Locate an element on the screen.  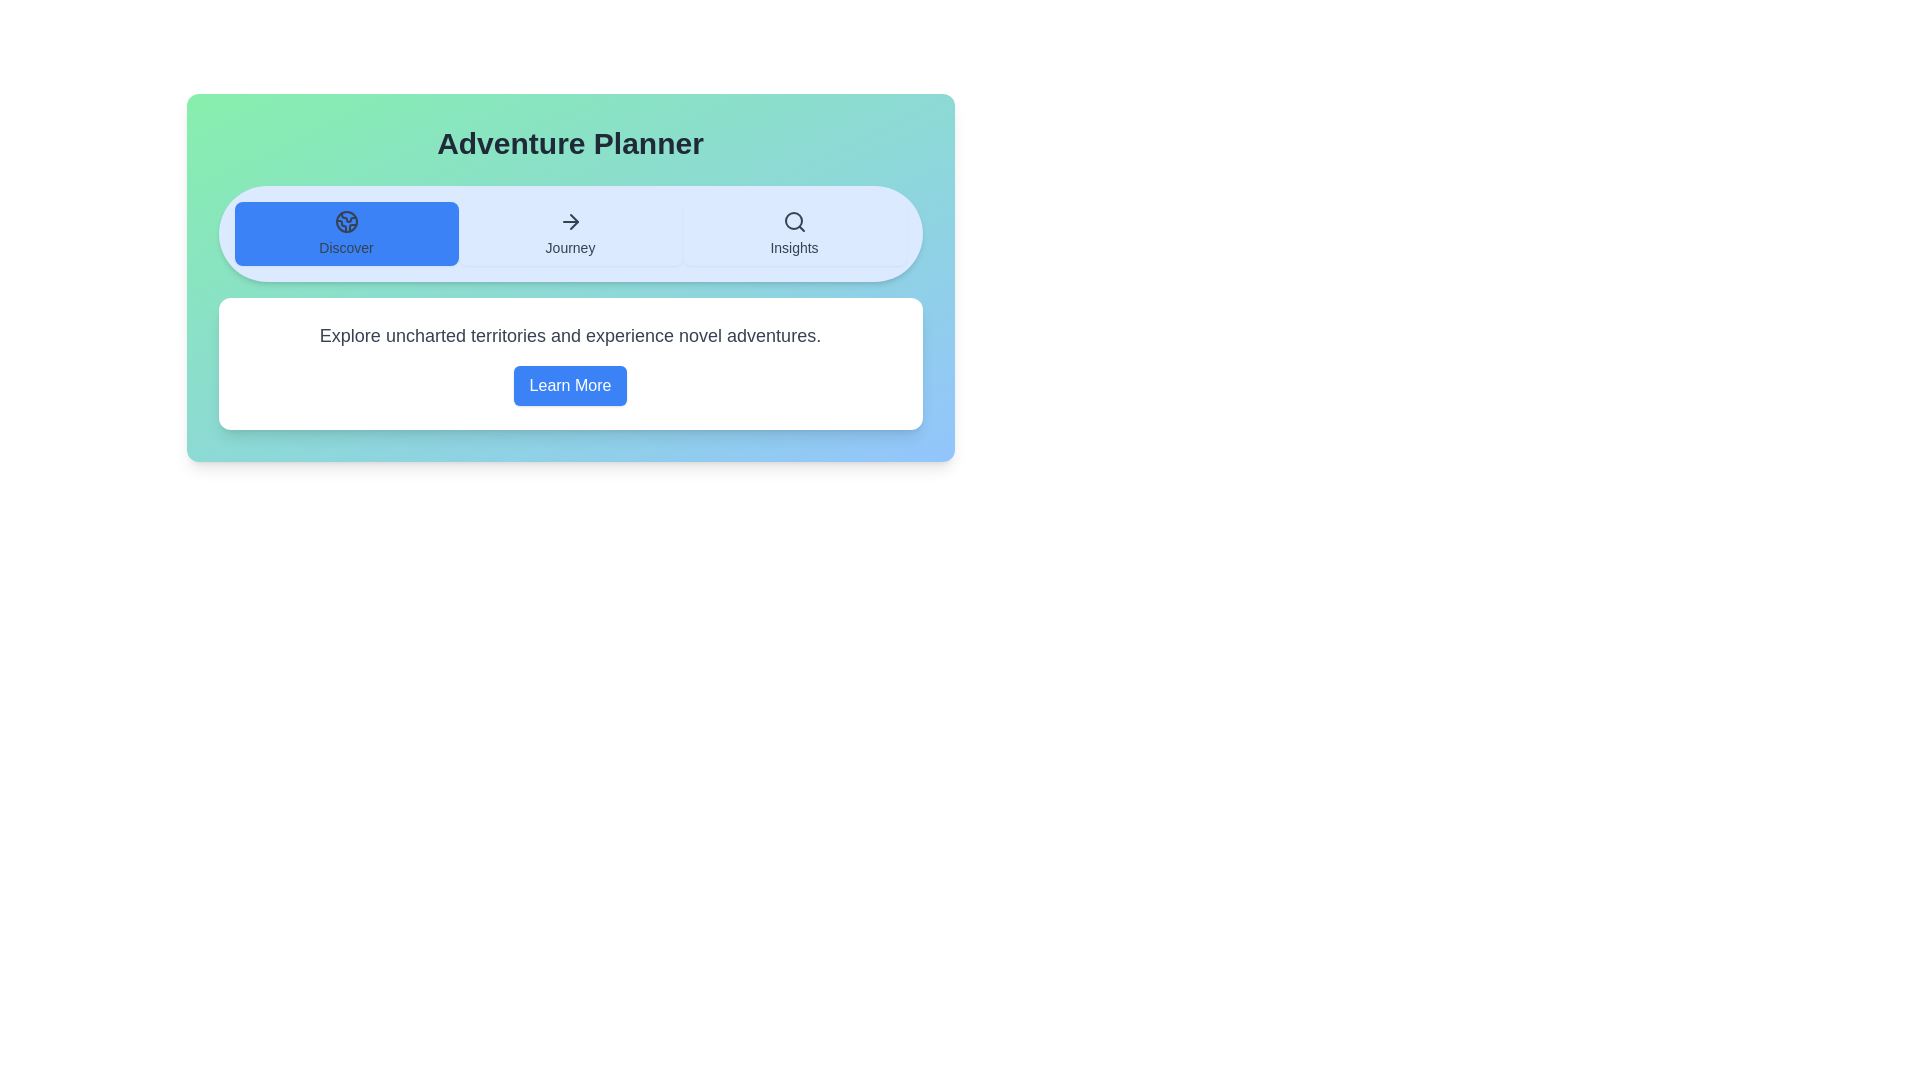
the rightward-pointing arrow icon within the 'Journey' tab, which is styled with a minimalist outline design and has a soft blue background is located at coordinates (569, 222).